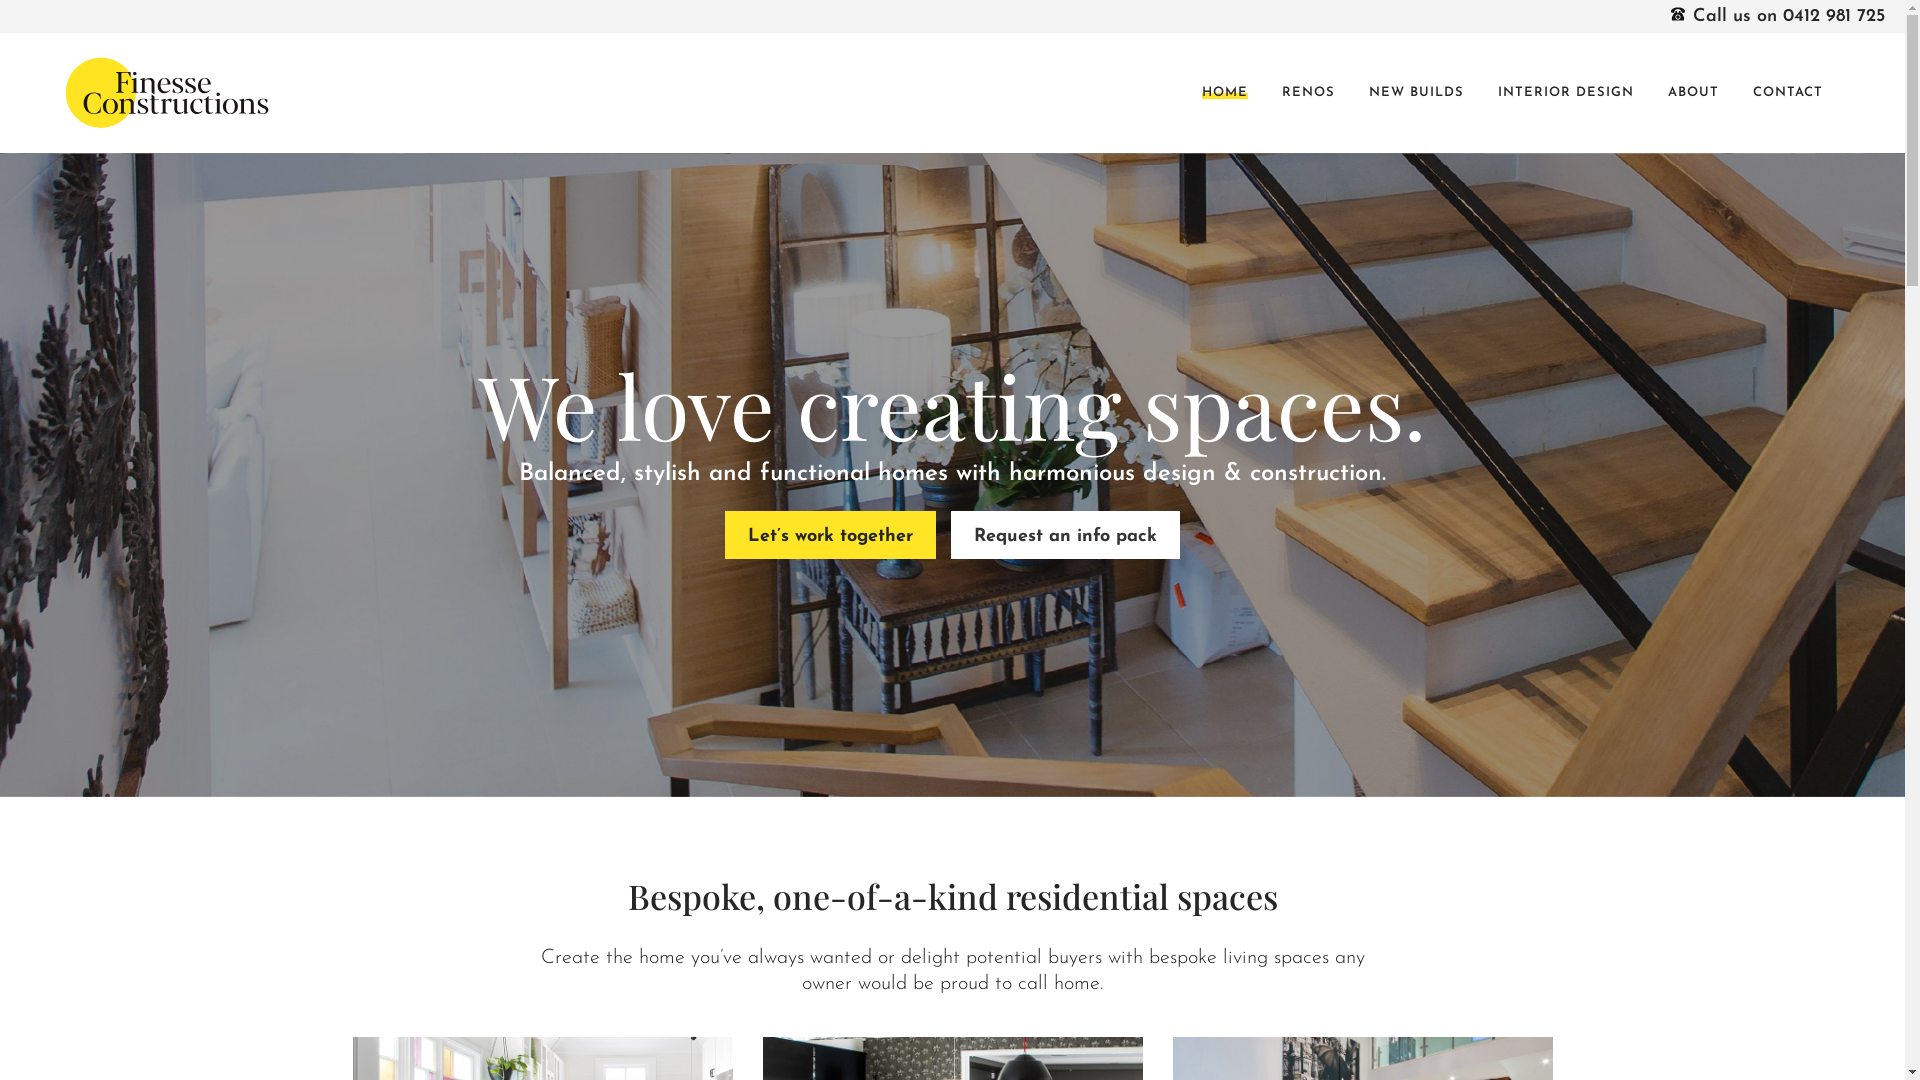  I want to click on 'HOME', so click(1223, 92).